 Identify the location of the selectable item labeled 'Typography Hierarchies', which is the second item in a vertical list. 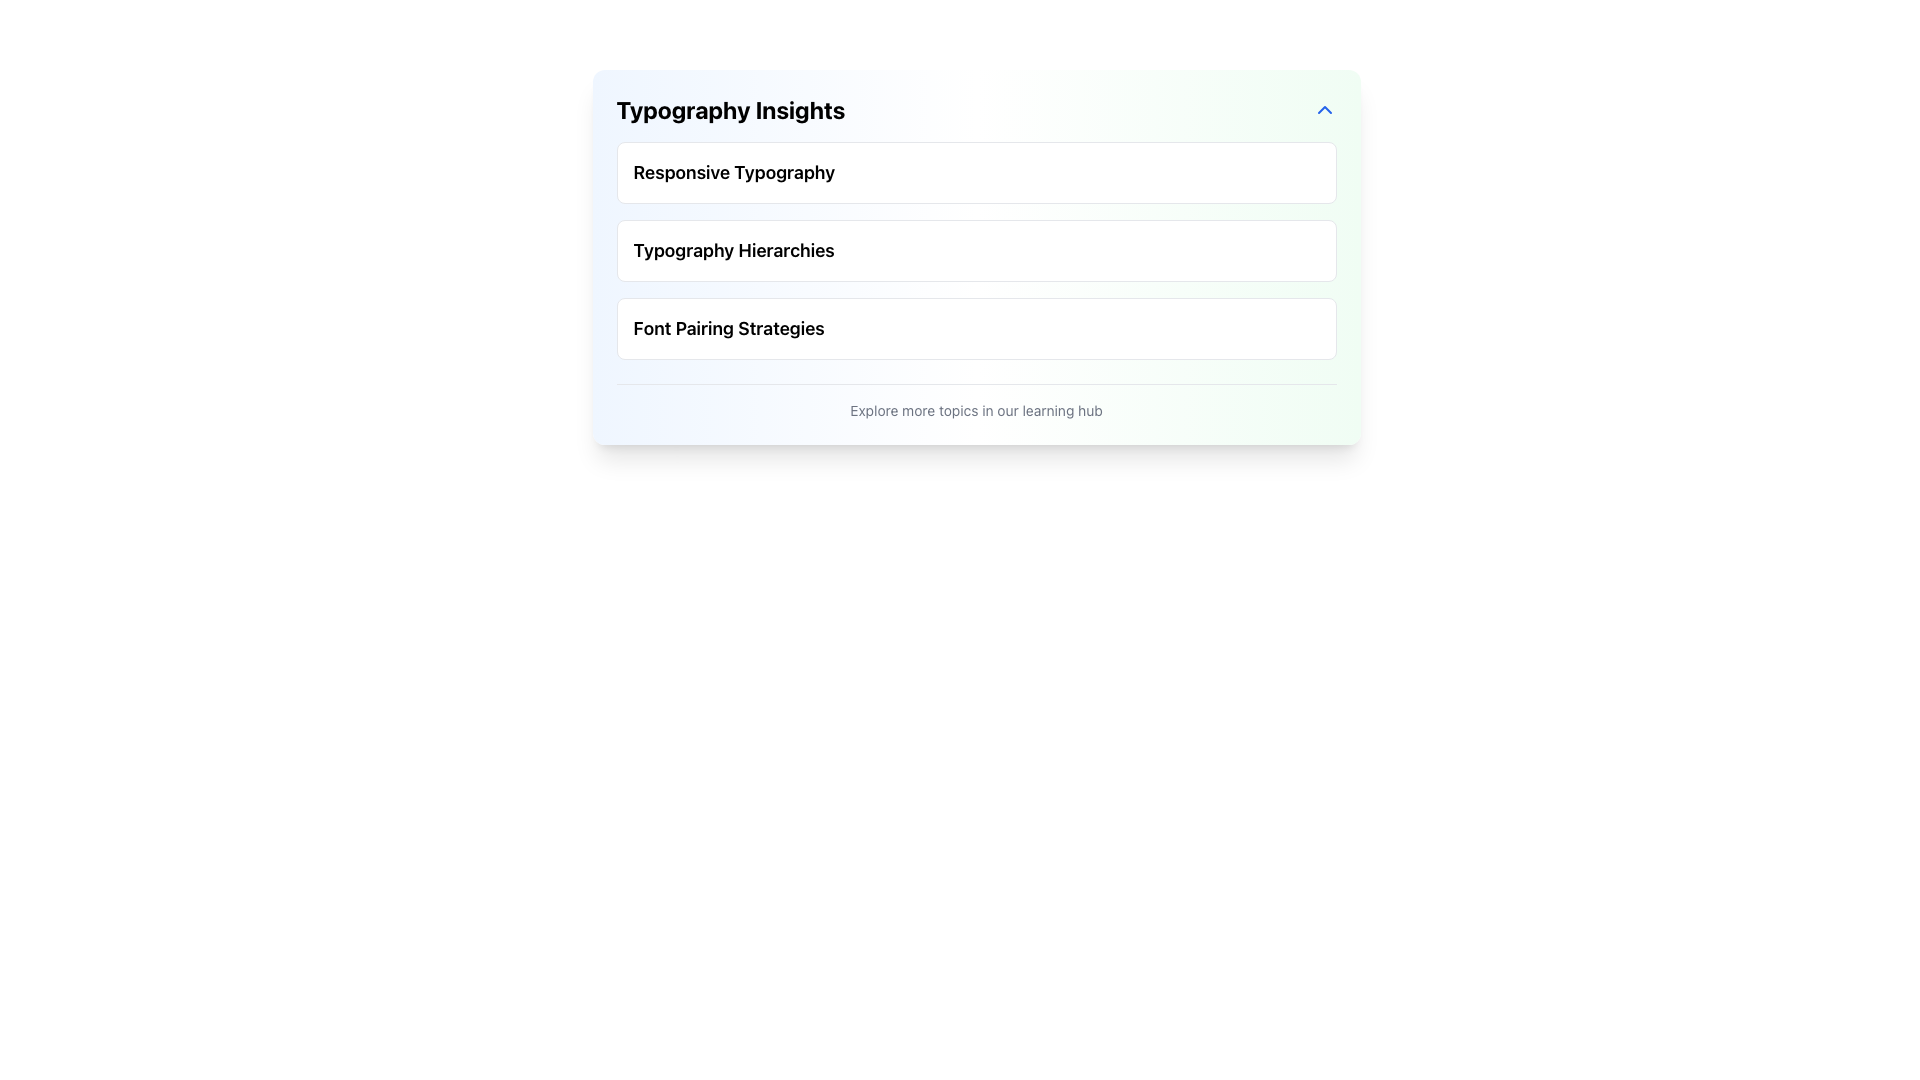
(976, 249).